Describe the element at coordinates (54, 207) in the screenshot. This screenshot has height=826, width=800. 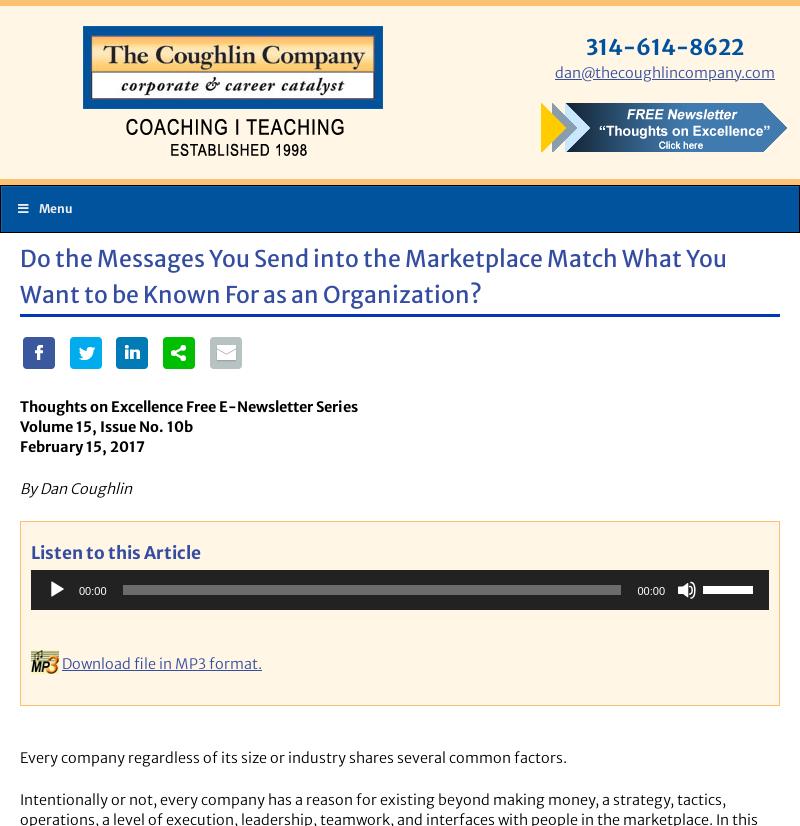
I see `'Menu'` at that location.